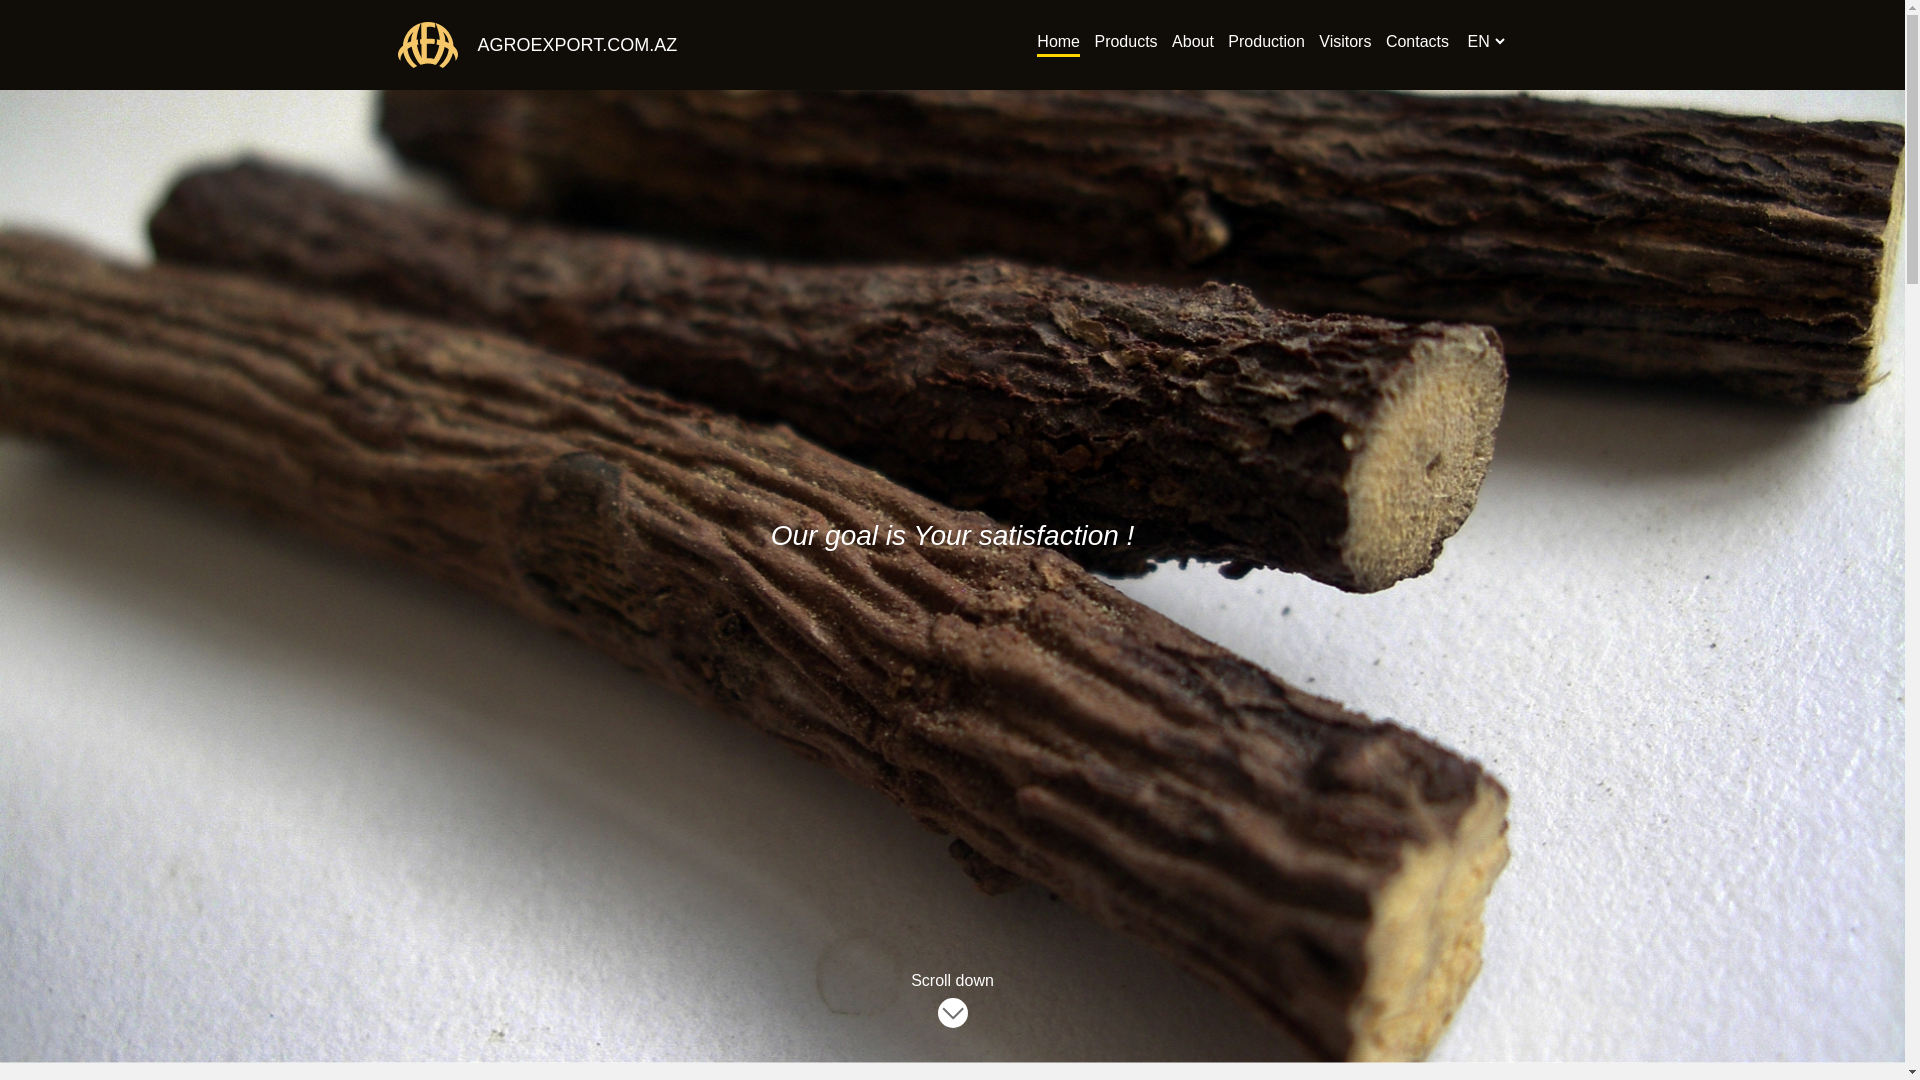 The width and height of the screenshot is (1920, 1080). Describe the element at coordinates (1265, 43) in the screenshot. I see `'Production'` at that location.